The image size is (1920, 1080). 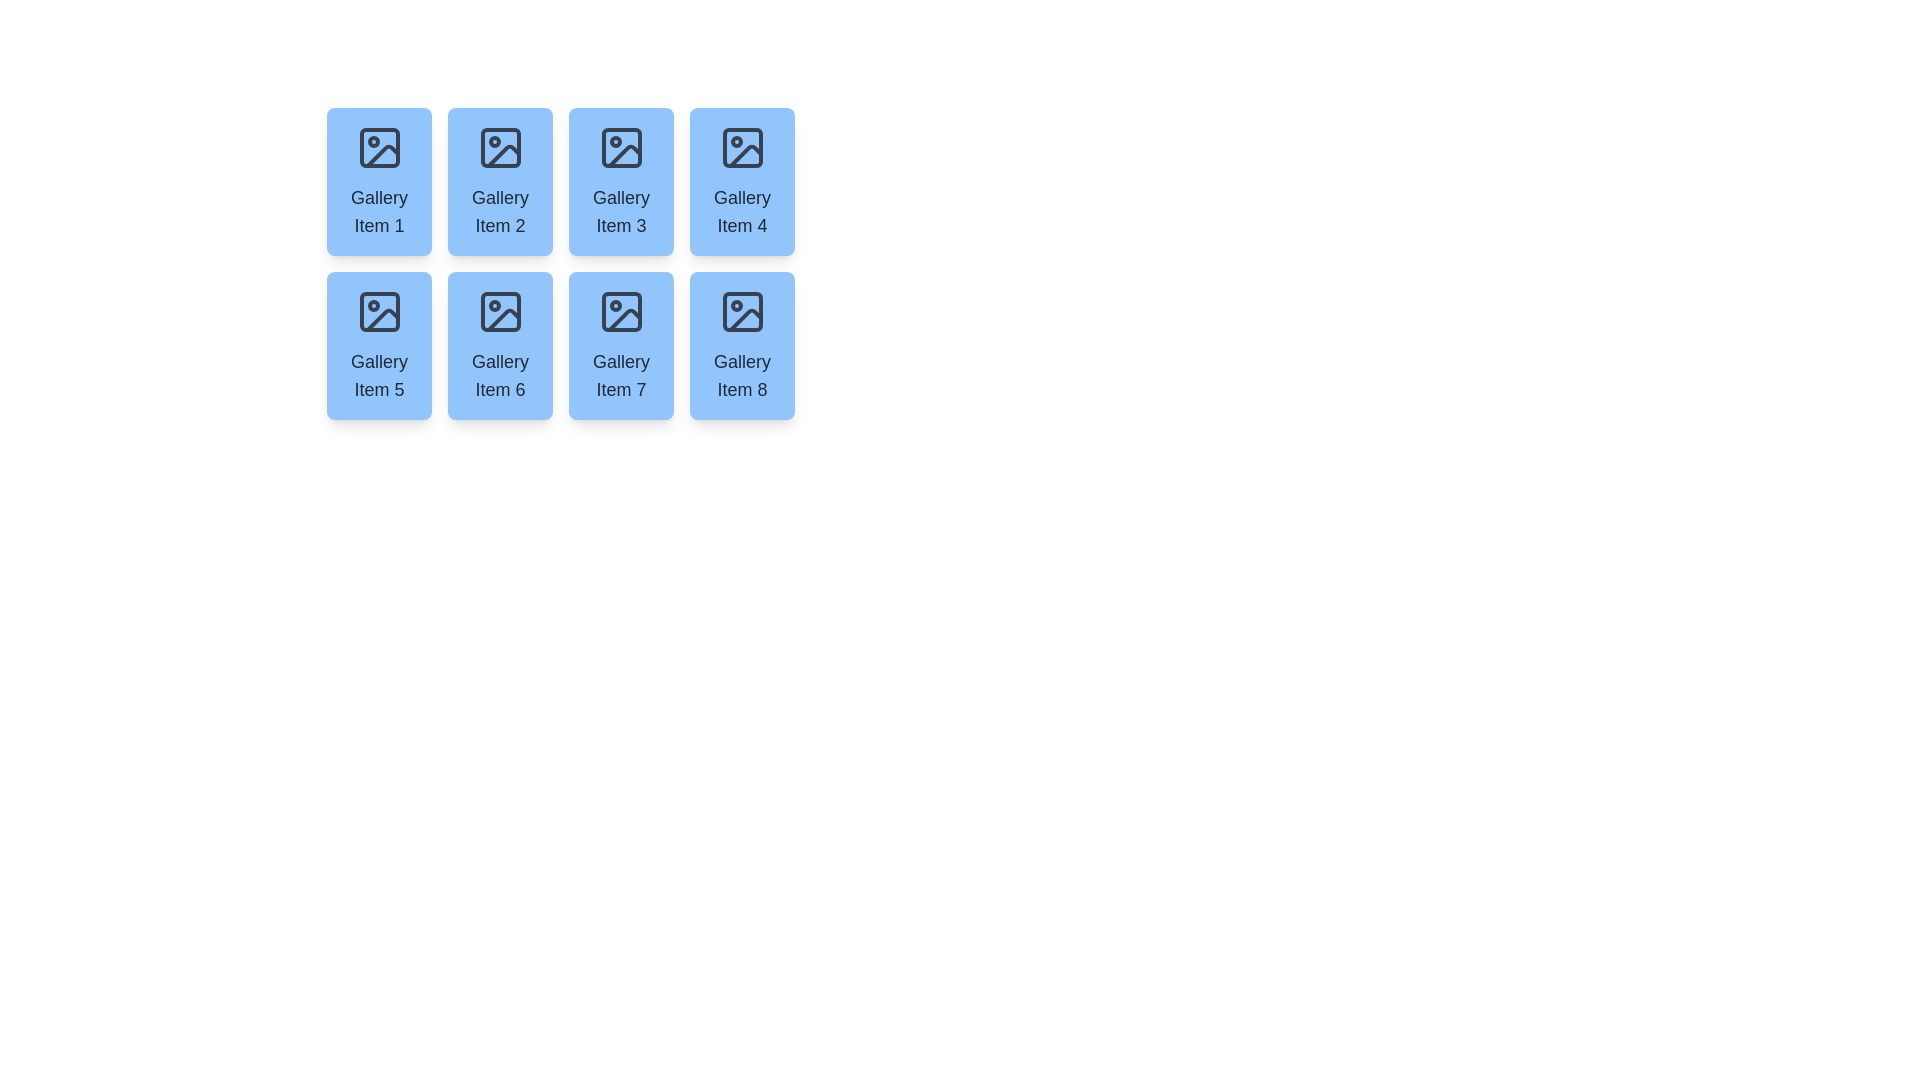 I want to click on the eighth card in the gallery, located in the last column of the second row, so click(x=741, y=345).